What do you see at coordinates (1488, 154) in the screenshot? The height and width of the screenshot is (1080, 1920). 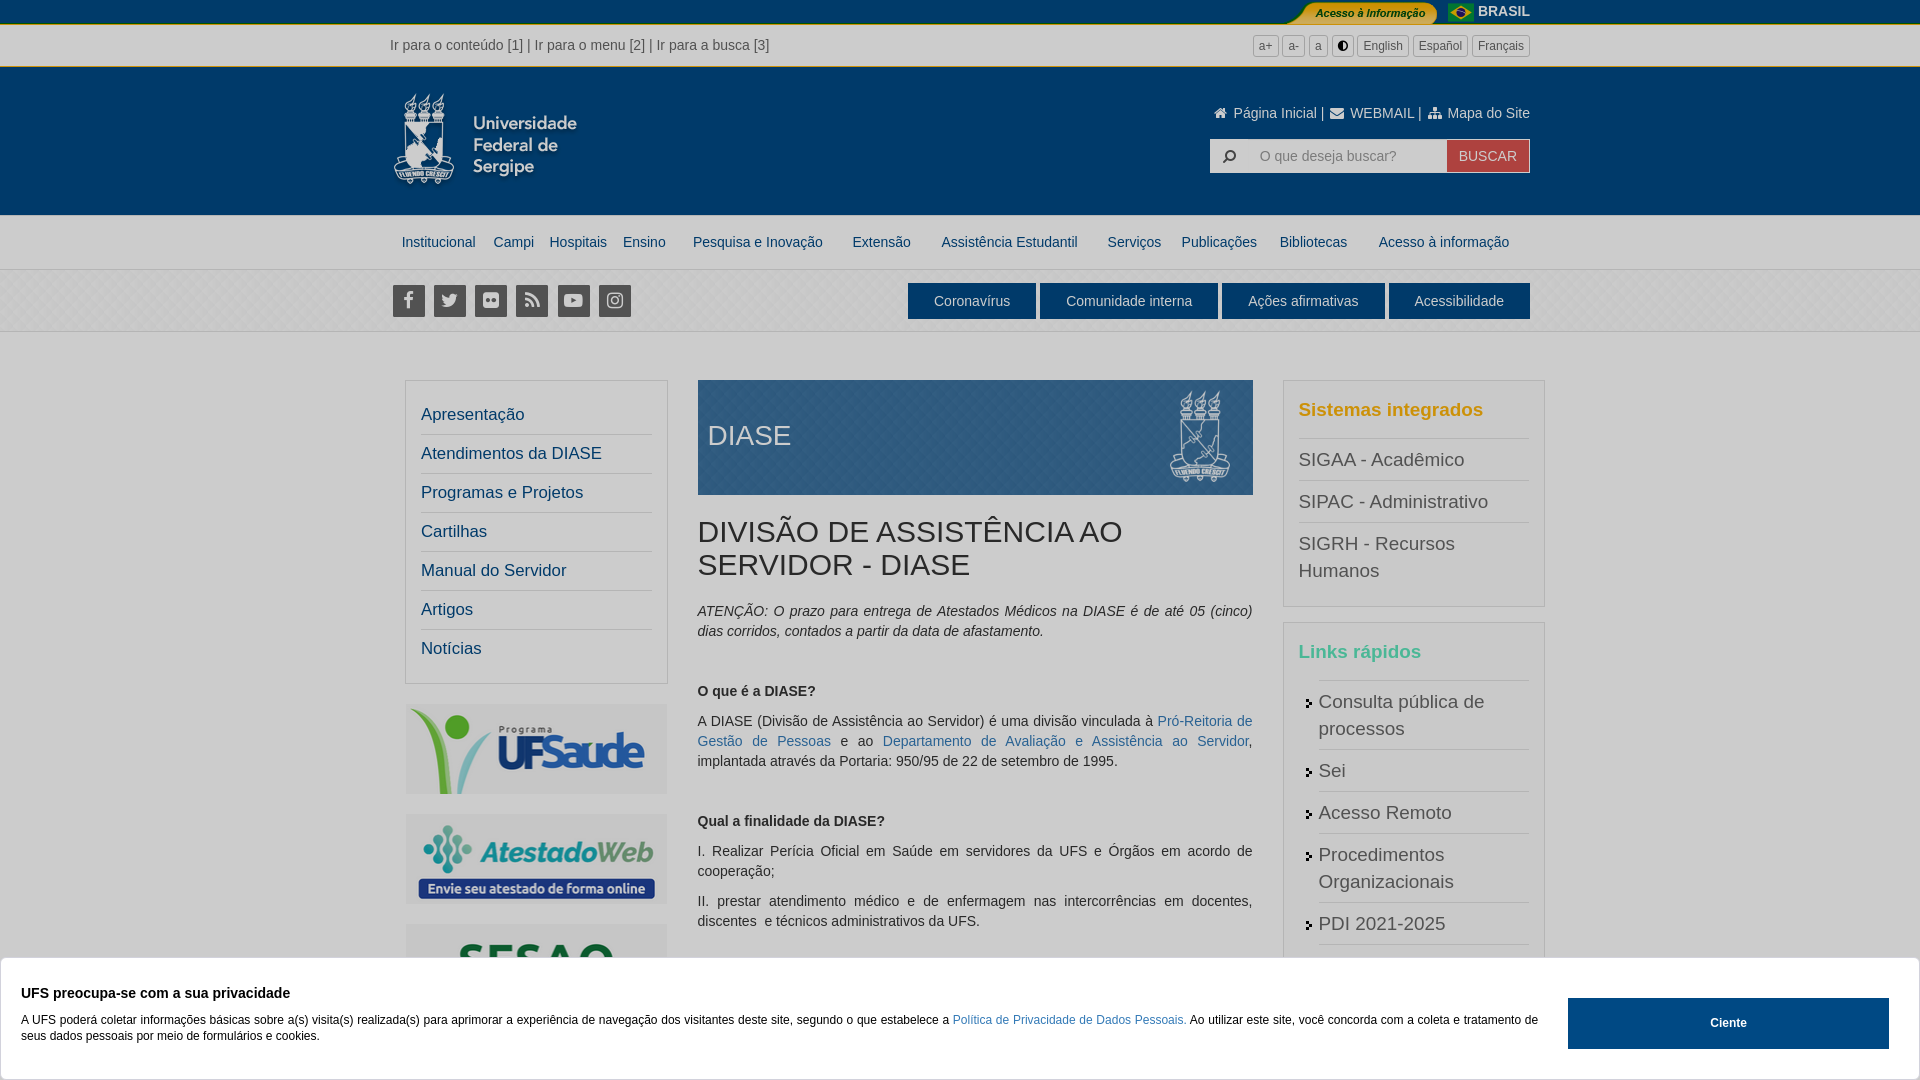 I see `'BUSCAR'` at bounding box center [1488, 154].